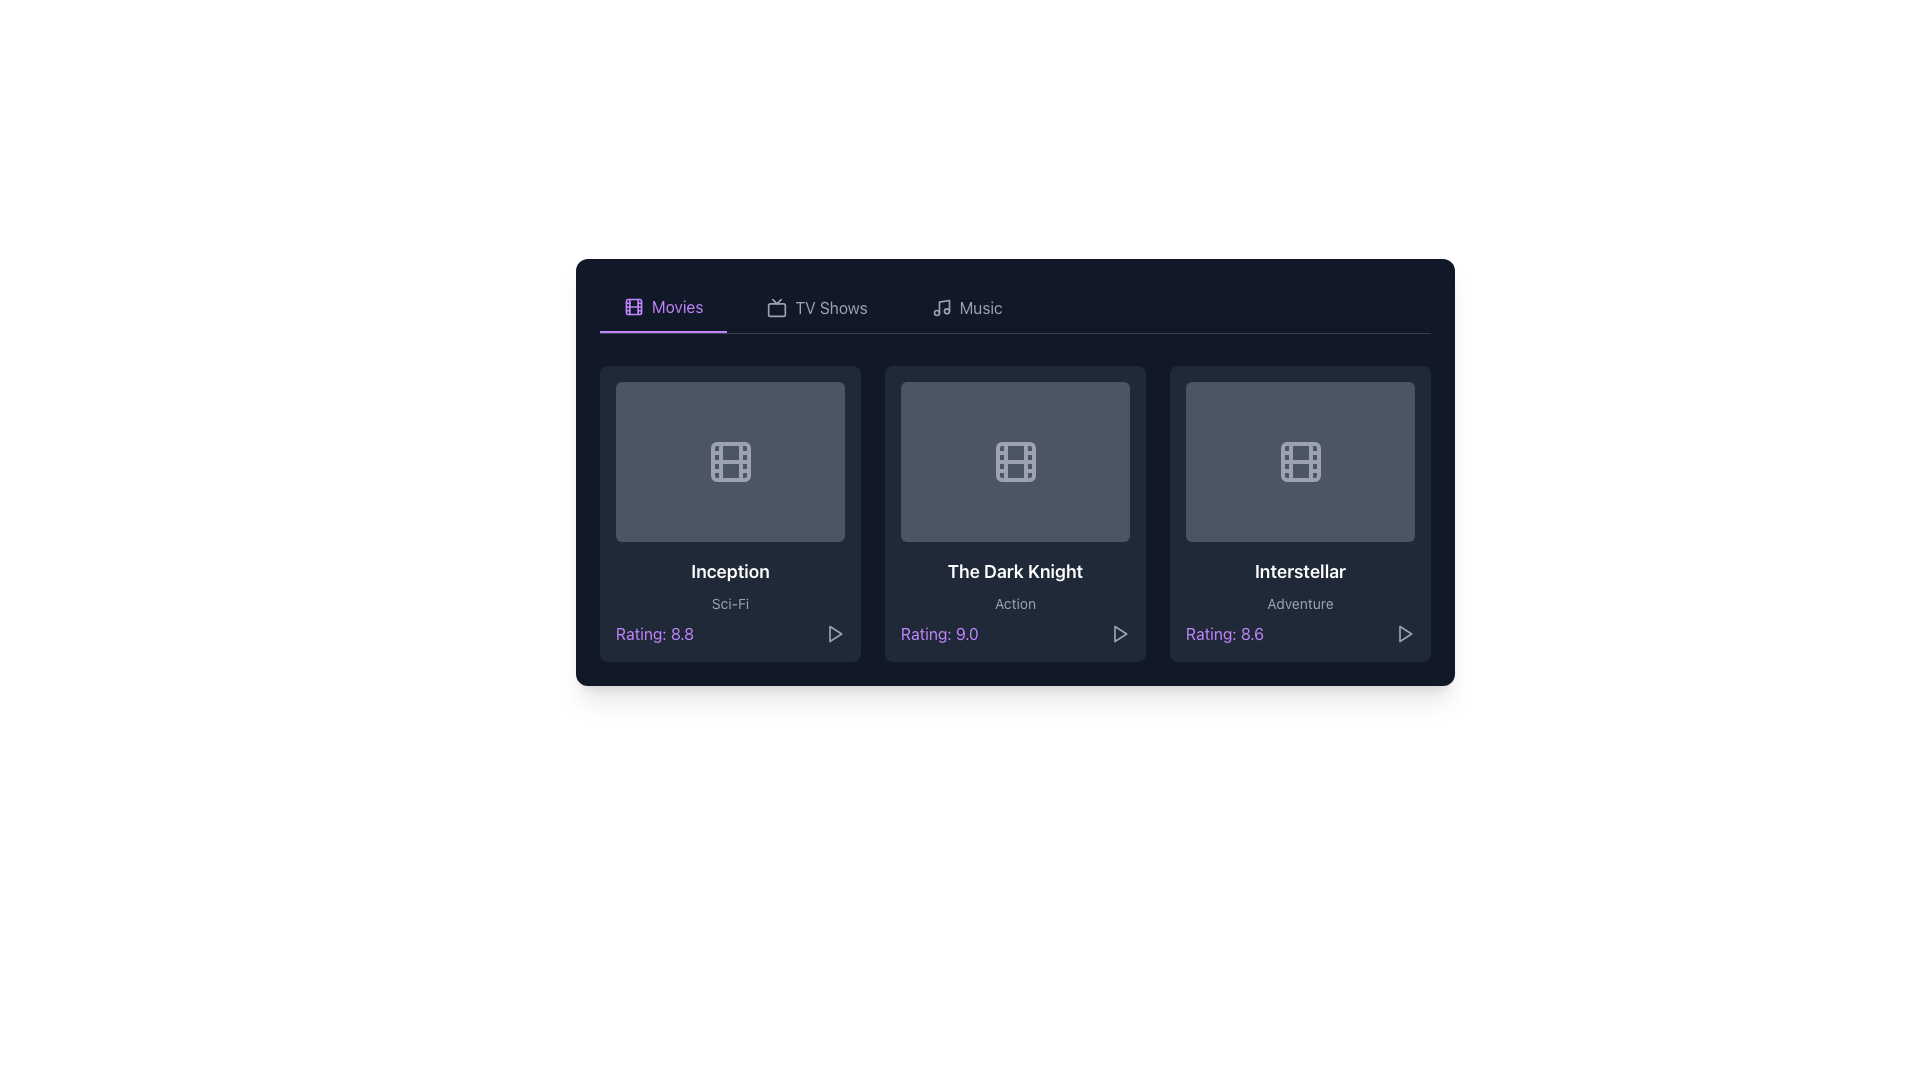 This screenshot has width=1920, height=1080. What do you see at coordinates (1300, 462) in the screenshot?
I see `the film reel icon, which is gray with thin borders and located in the upper half of the third movie card from the left` at bounding box center [1300, 462].